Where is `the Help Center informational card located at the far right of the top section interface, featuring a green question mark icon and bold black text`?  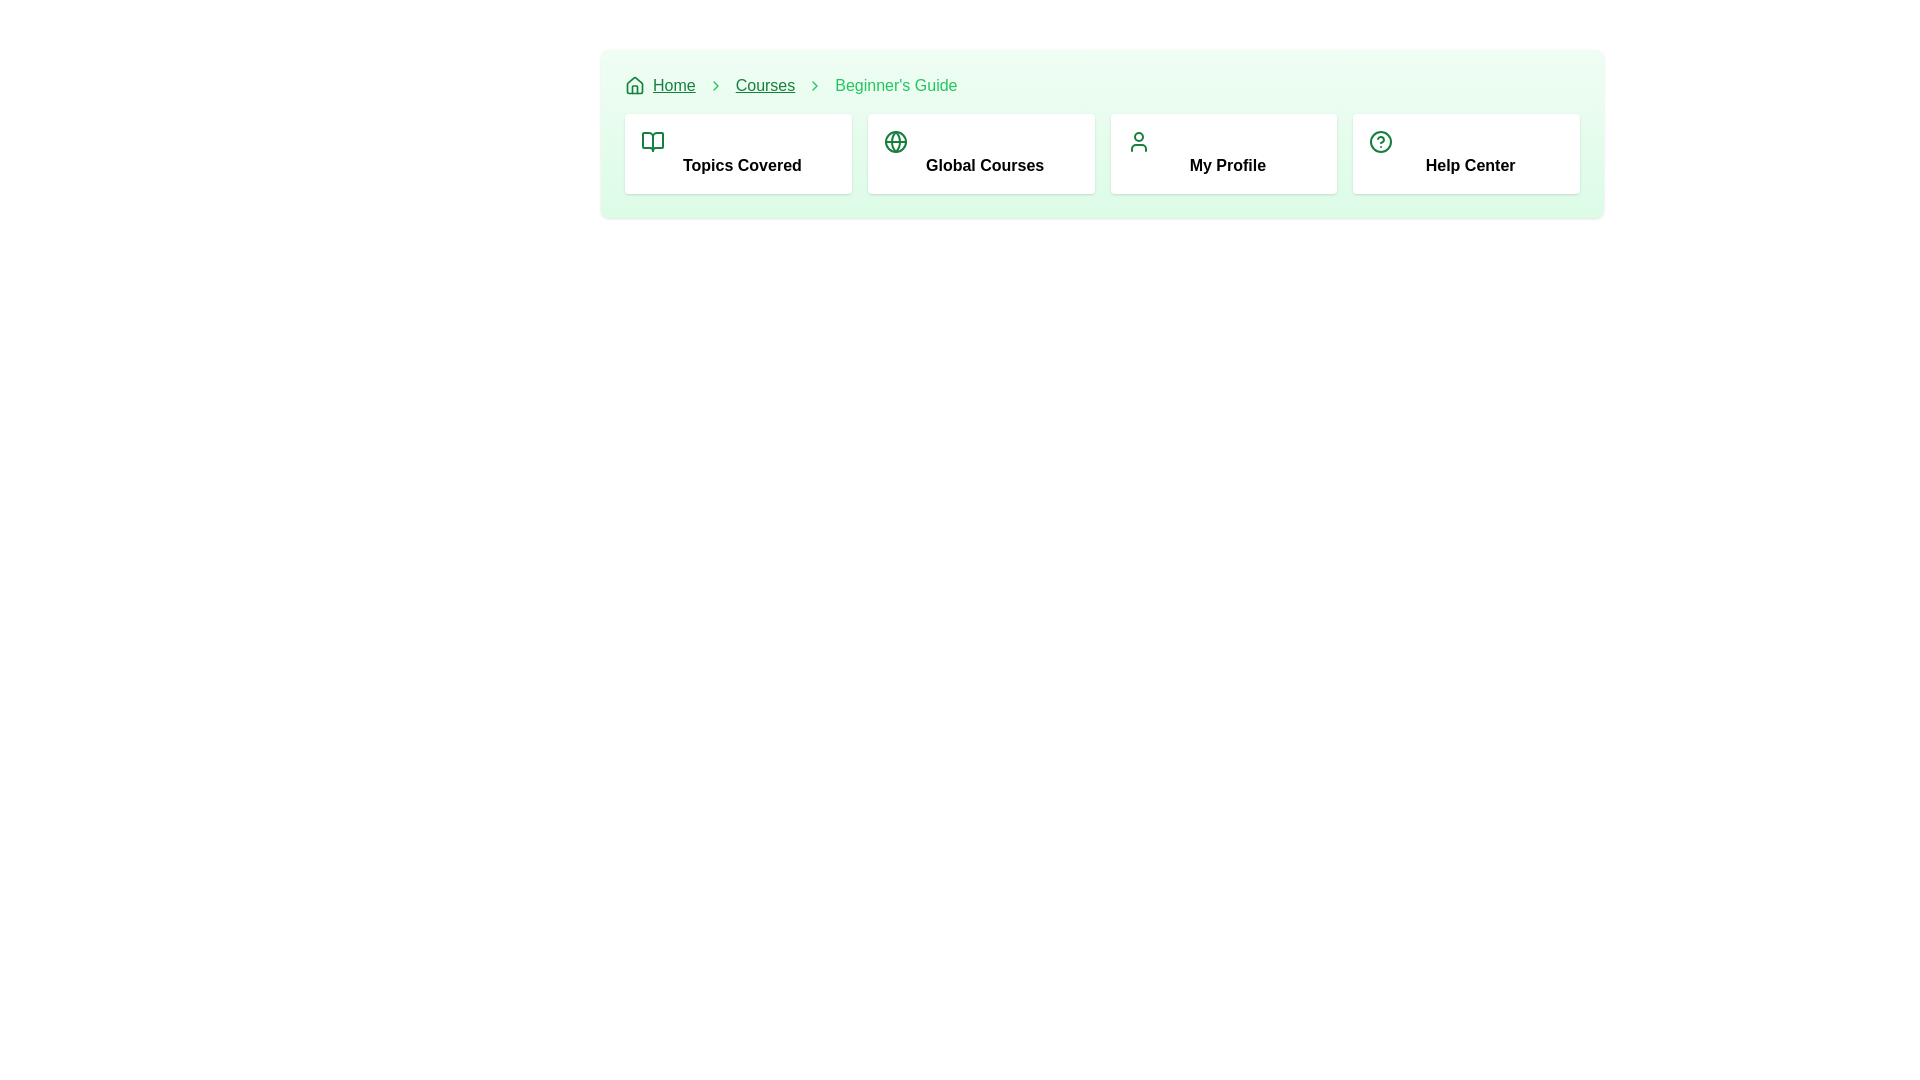 the Help Center informational card located at the far right of the top section interface, featuring a green question mark icon and bold black text is located at coordinates (1466, 153).